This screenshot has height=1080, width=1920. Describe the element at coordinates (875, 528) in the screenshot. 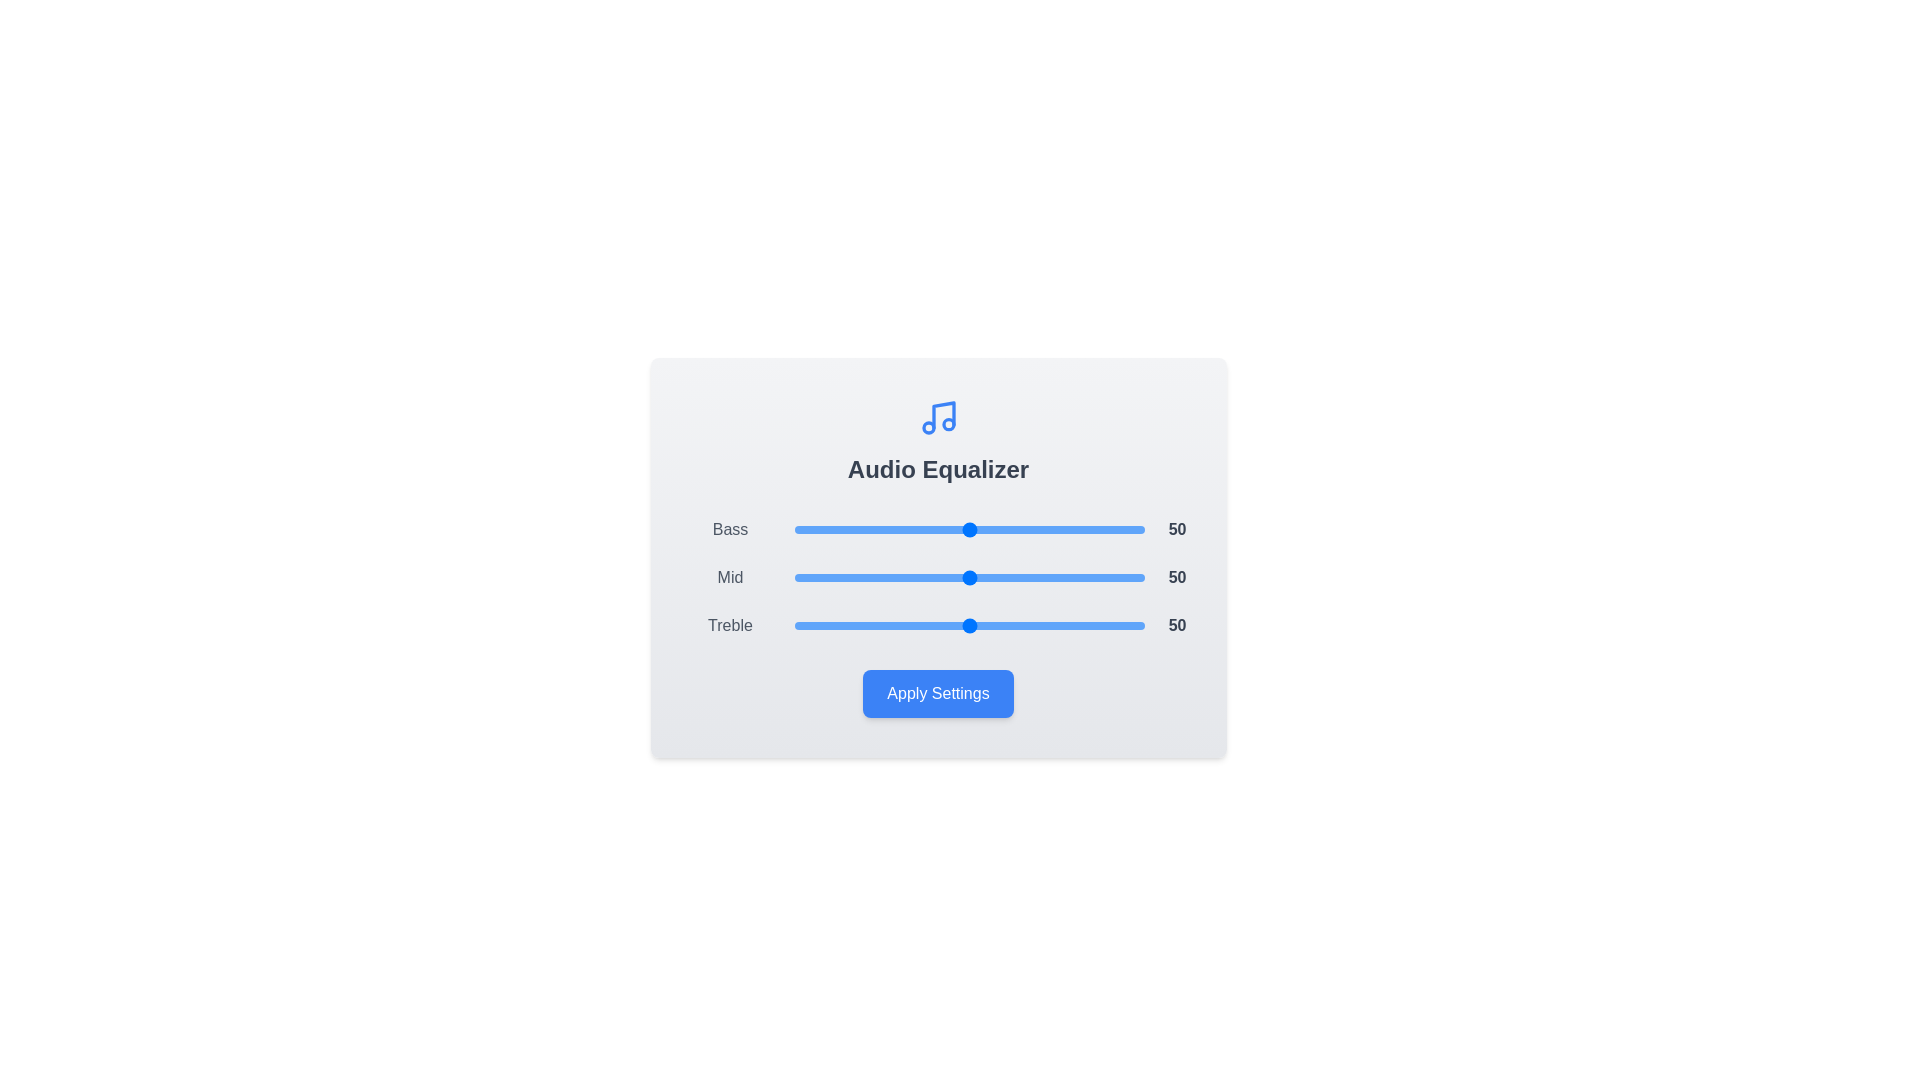

I see `the Bass slider to 23 percent` at that location.